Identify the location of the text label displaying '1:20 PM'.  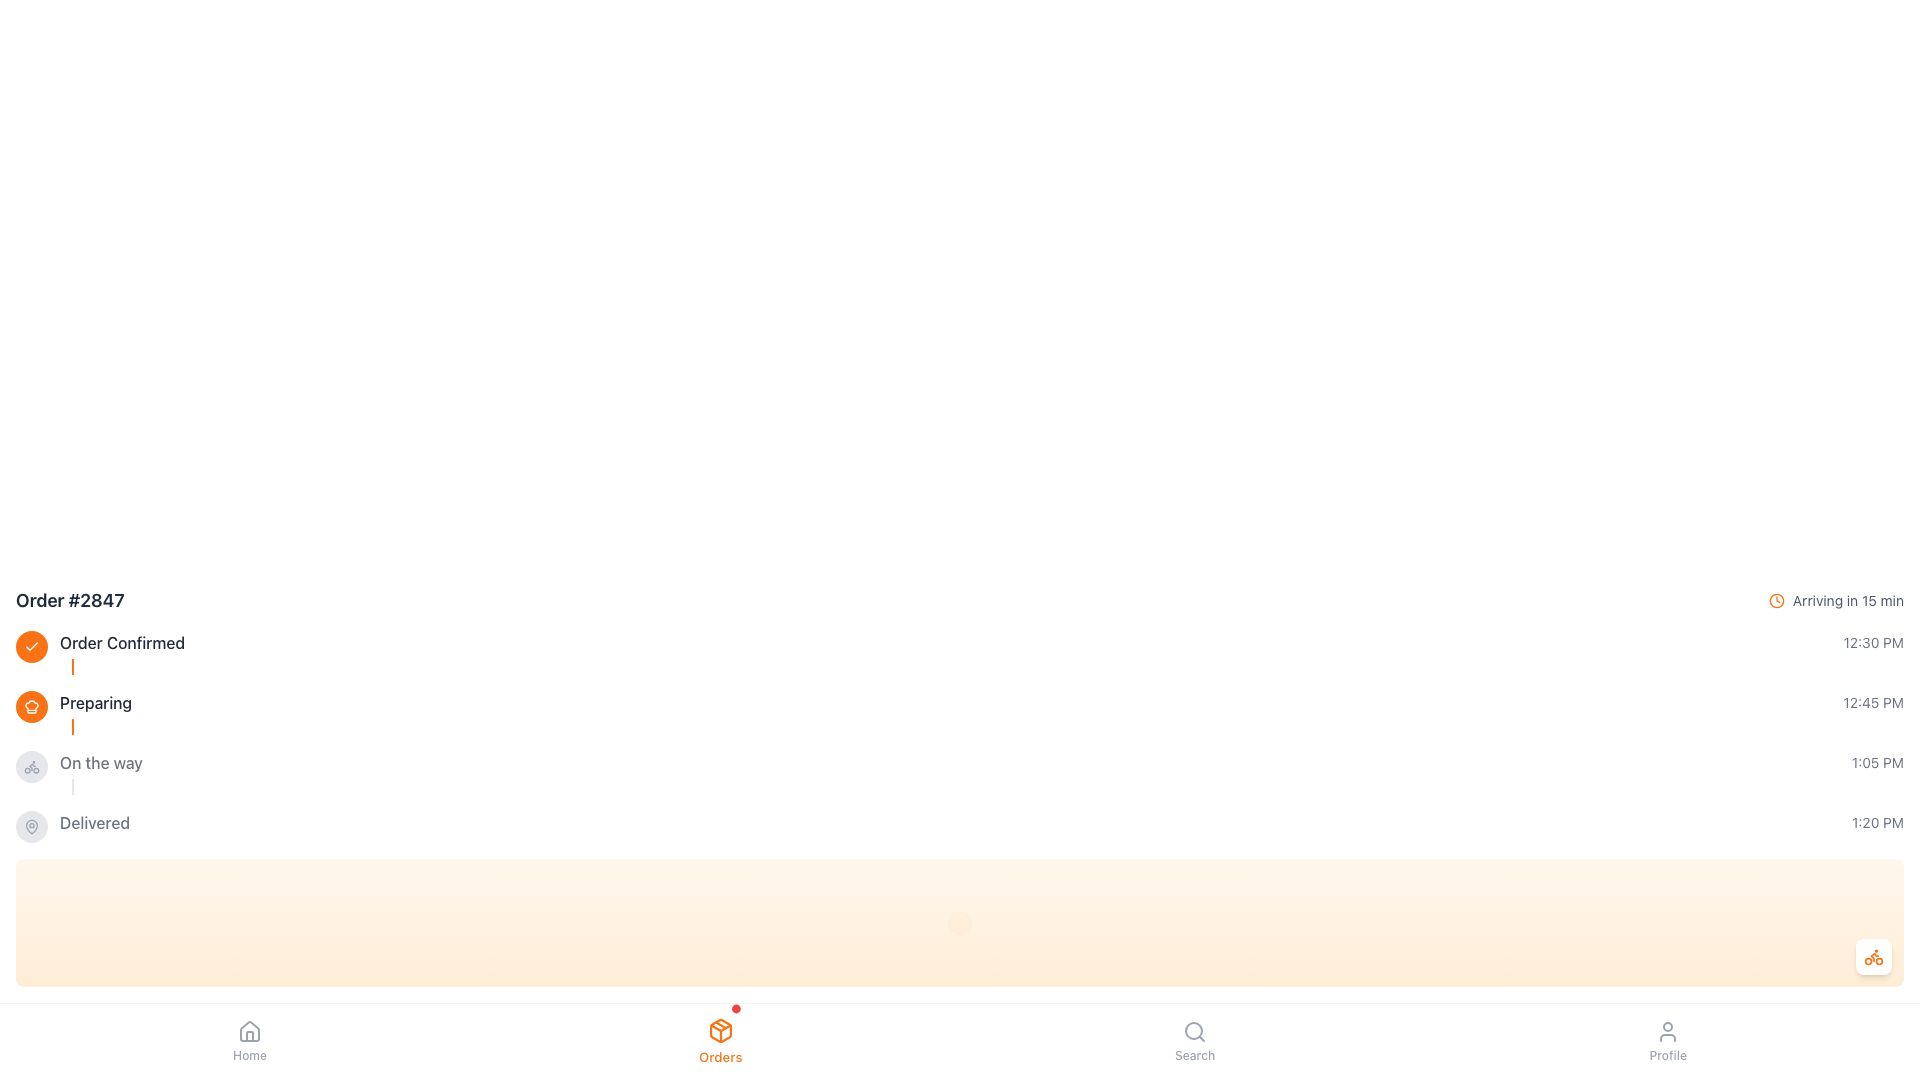
(1876, 822).